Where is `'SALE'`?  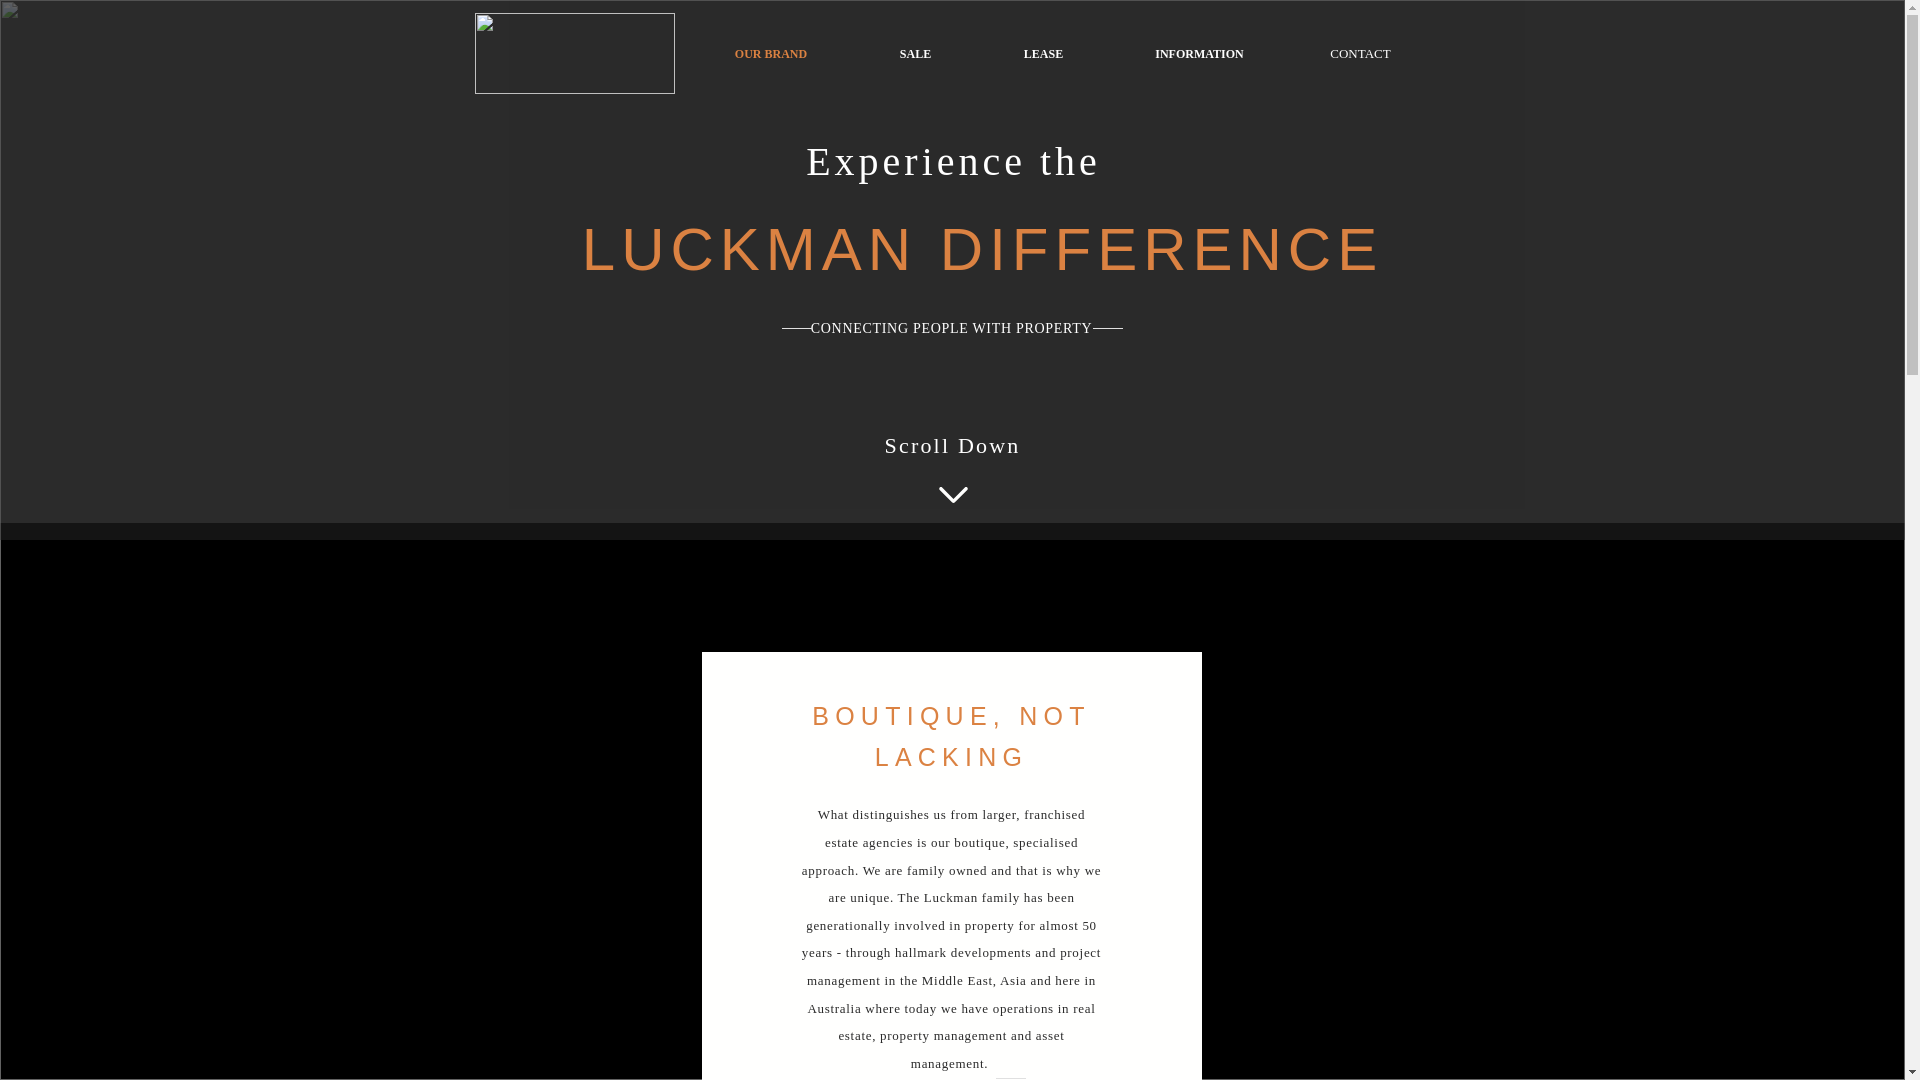 'SALE' is located at coordinates (915, 53).